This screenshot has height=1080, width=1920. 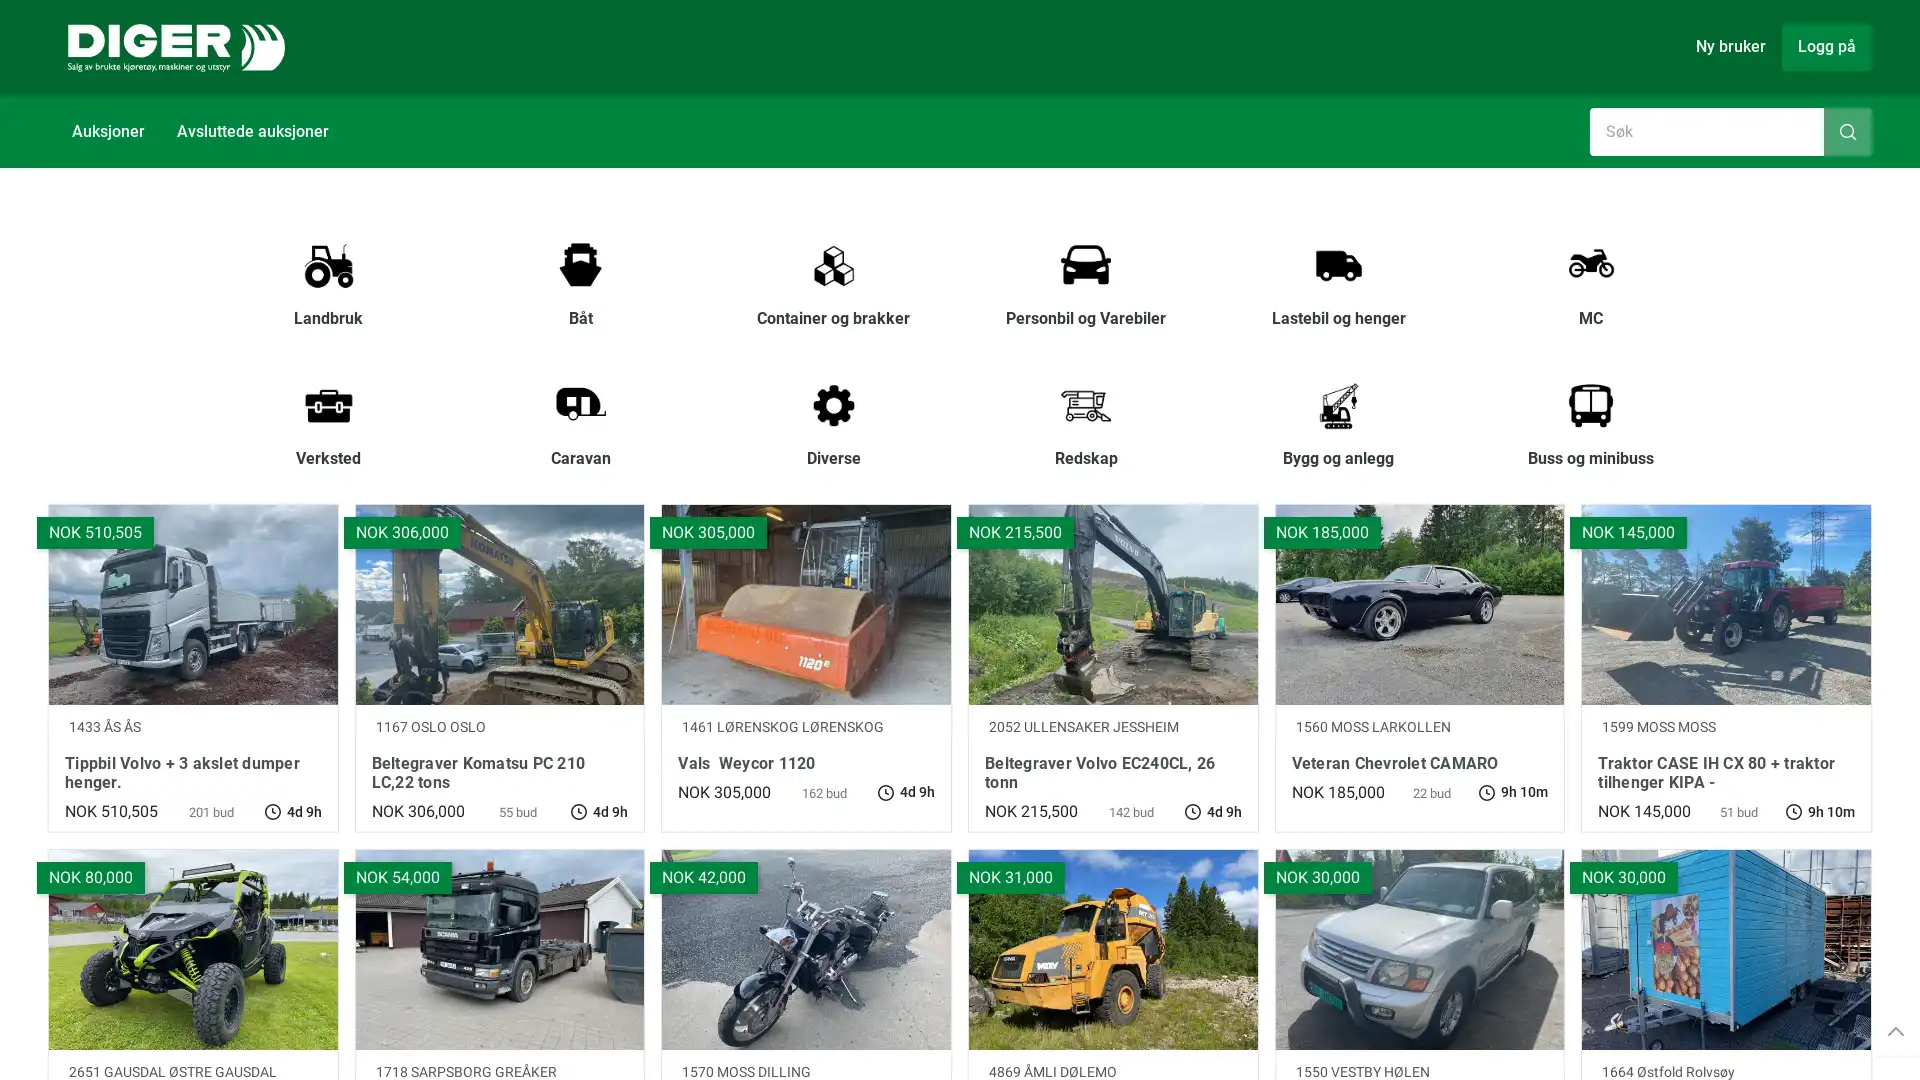 I want to click on Auksjoner, so click(x=107, y=131).